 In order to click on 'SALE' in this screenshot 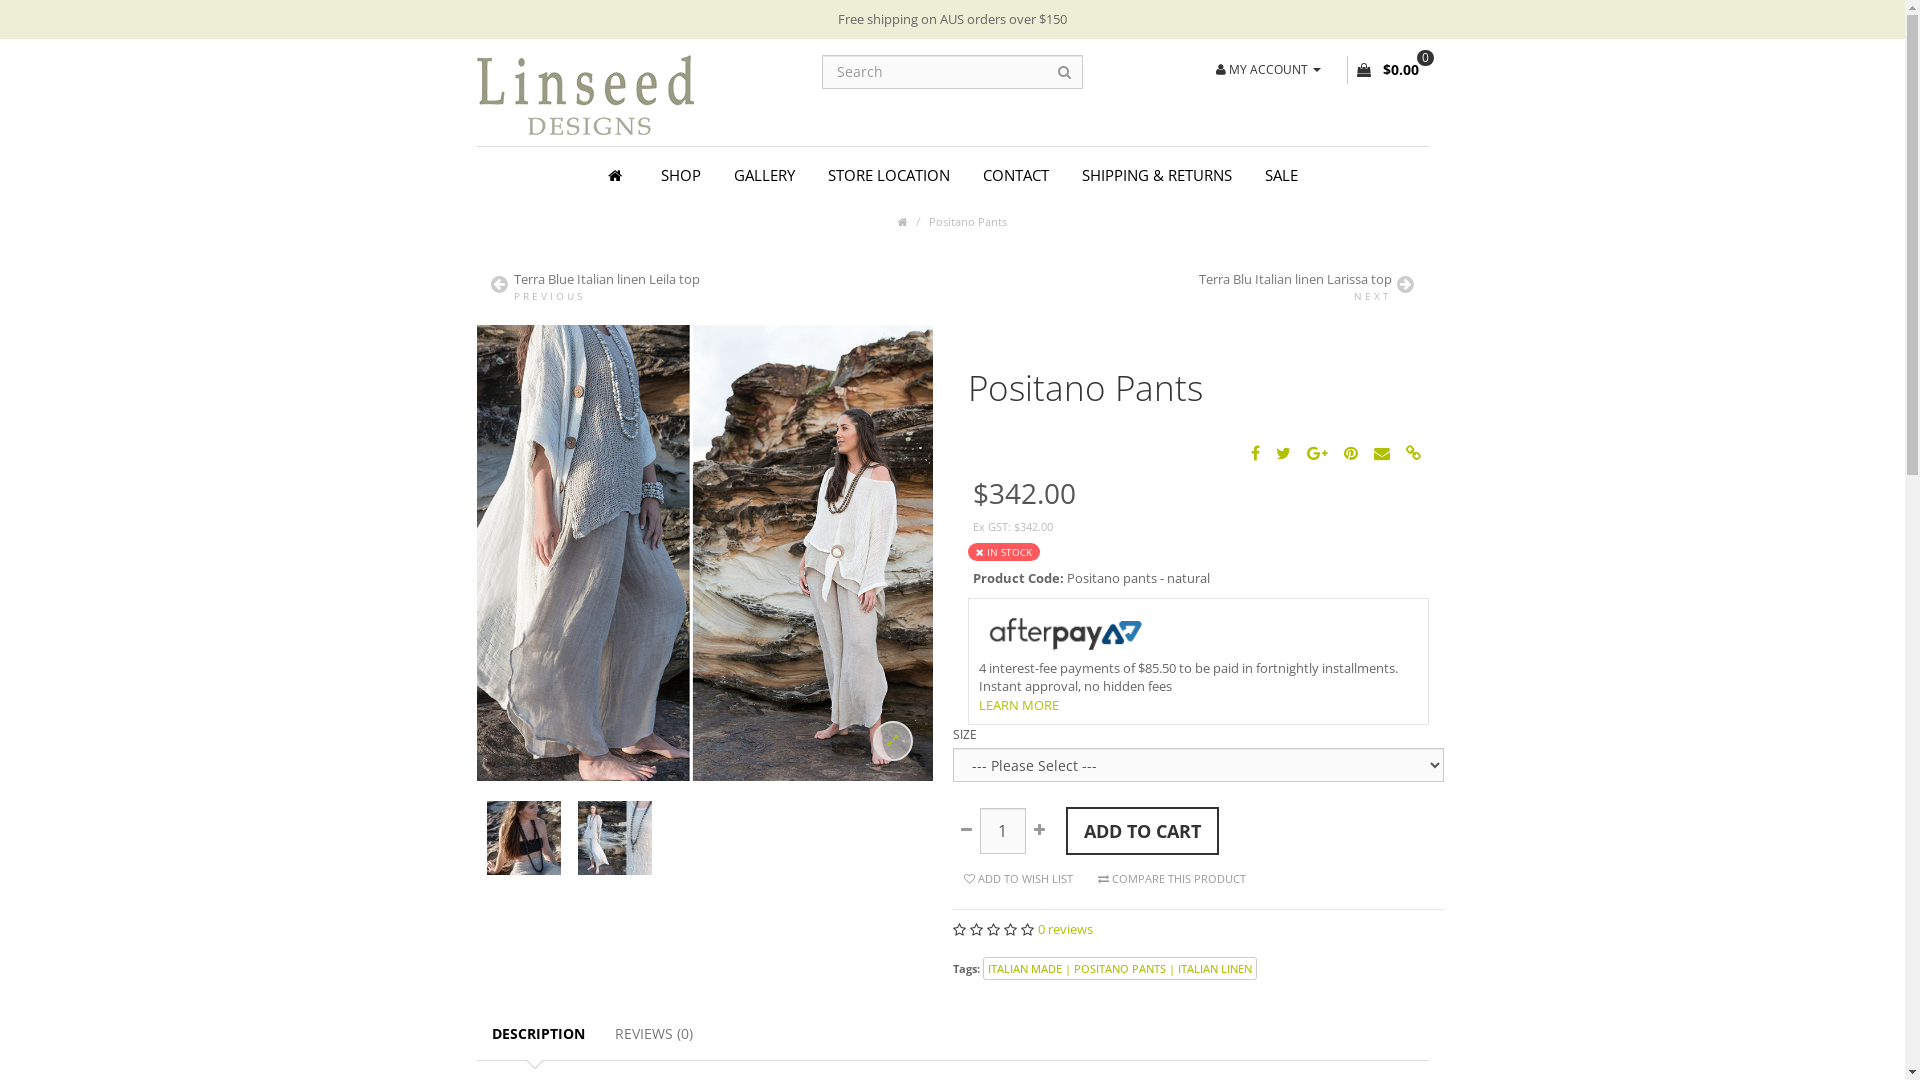, I will do `click(1281, 173)`.